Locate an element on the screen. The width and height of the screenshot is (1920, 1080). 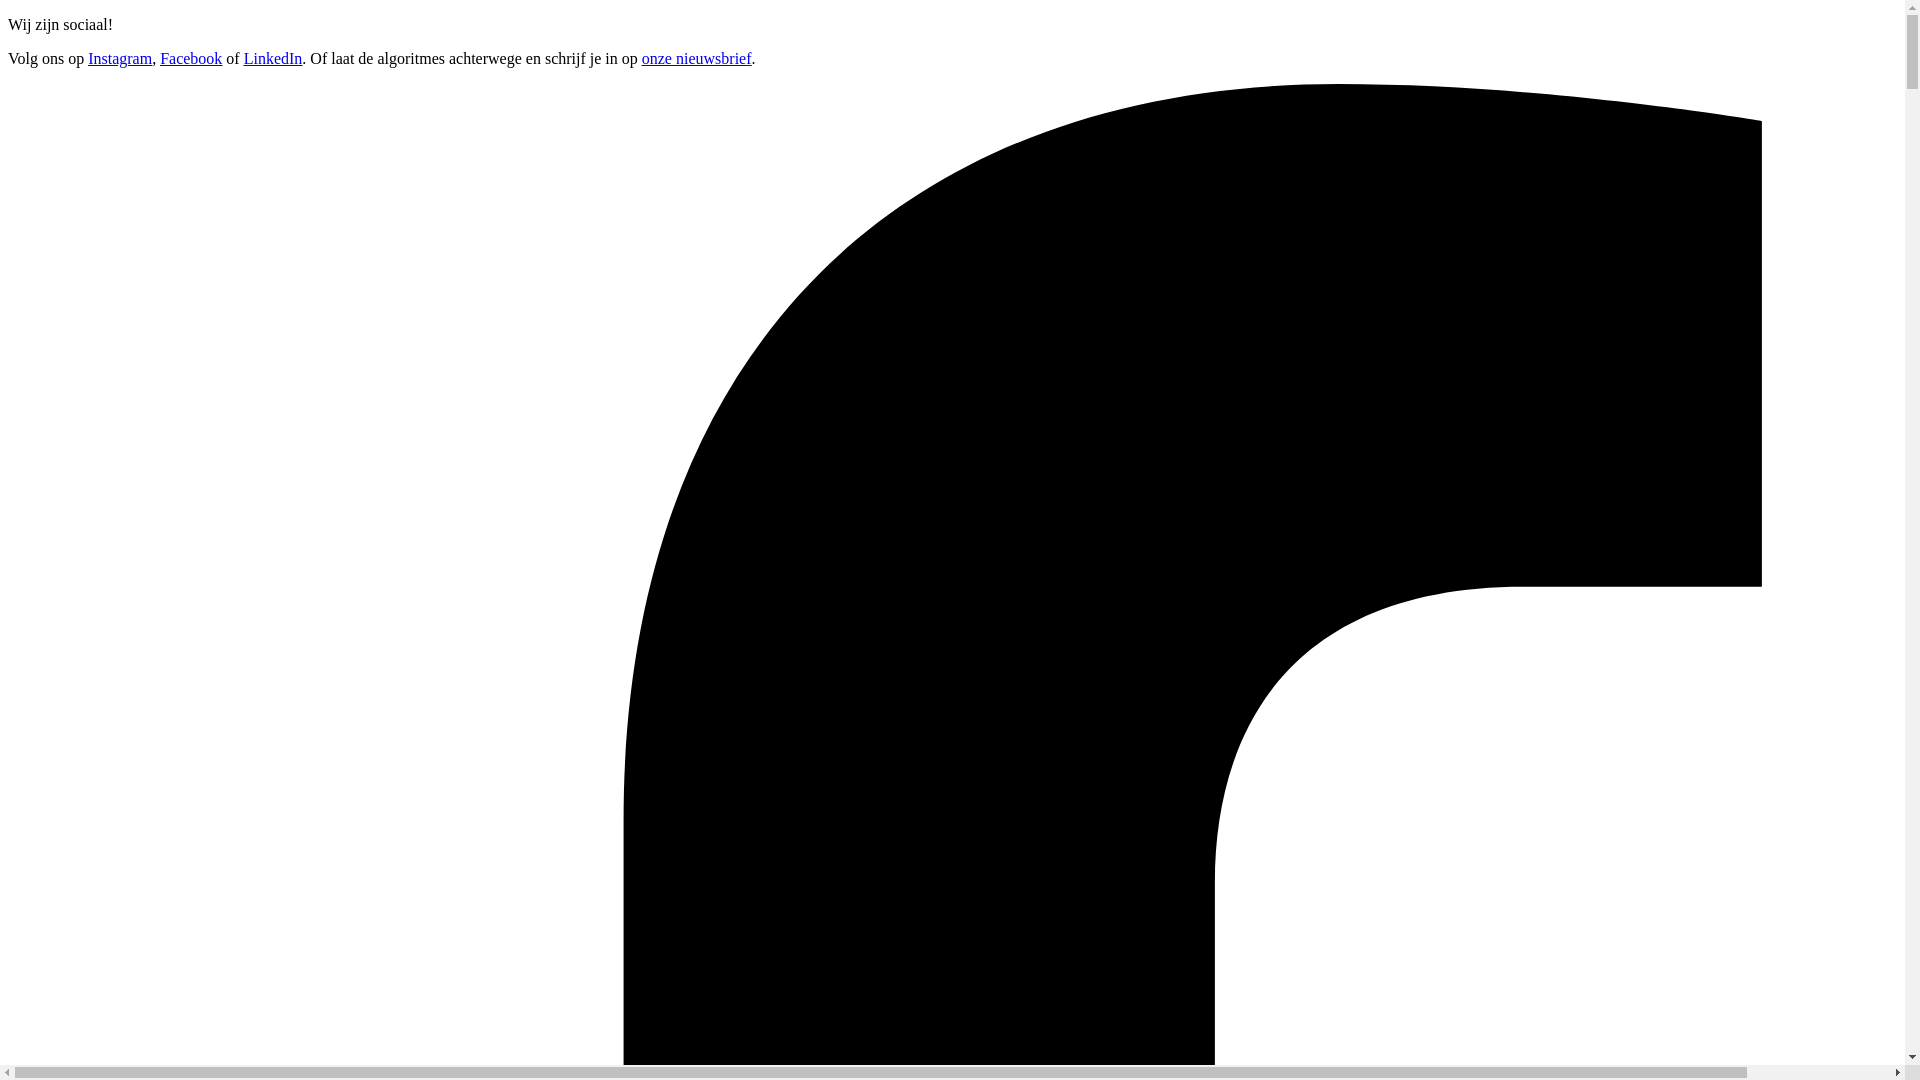
'onze nieuwsbrief' is located at coordinates (696, 57).